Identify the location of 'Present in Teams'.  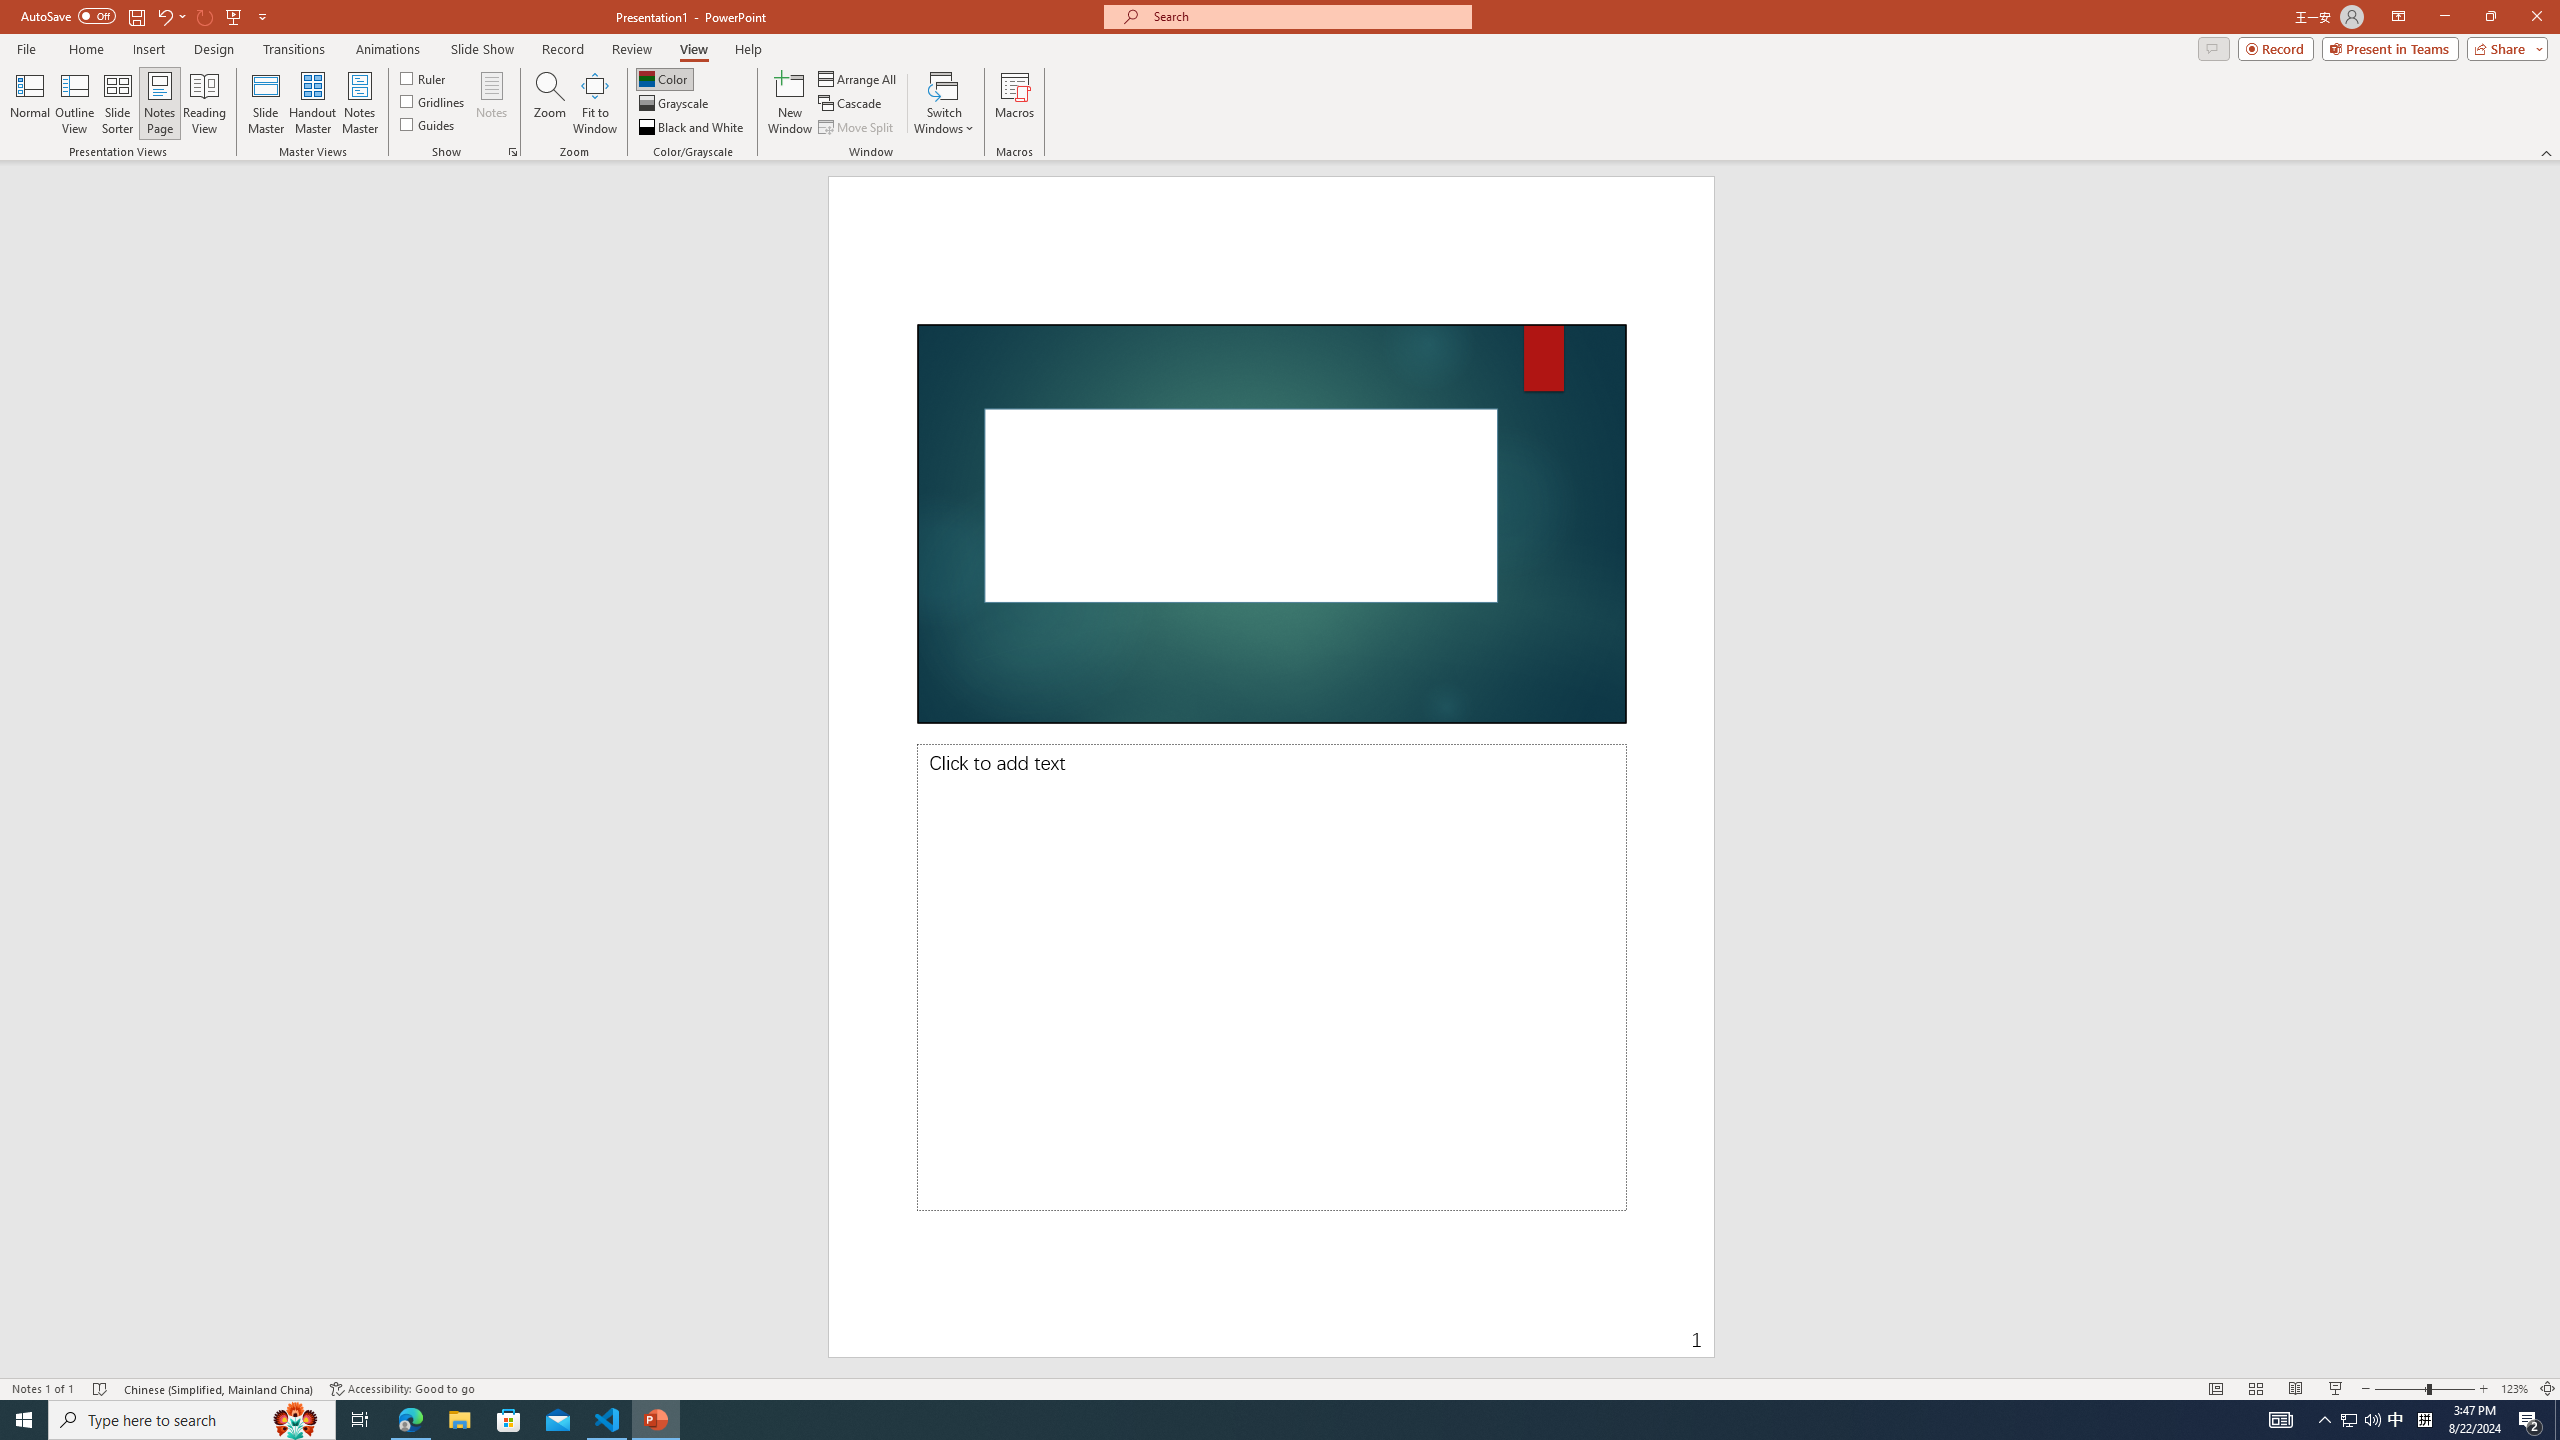
(2390, 47).